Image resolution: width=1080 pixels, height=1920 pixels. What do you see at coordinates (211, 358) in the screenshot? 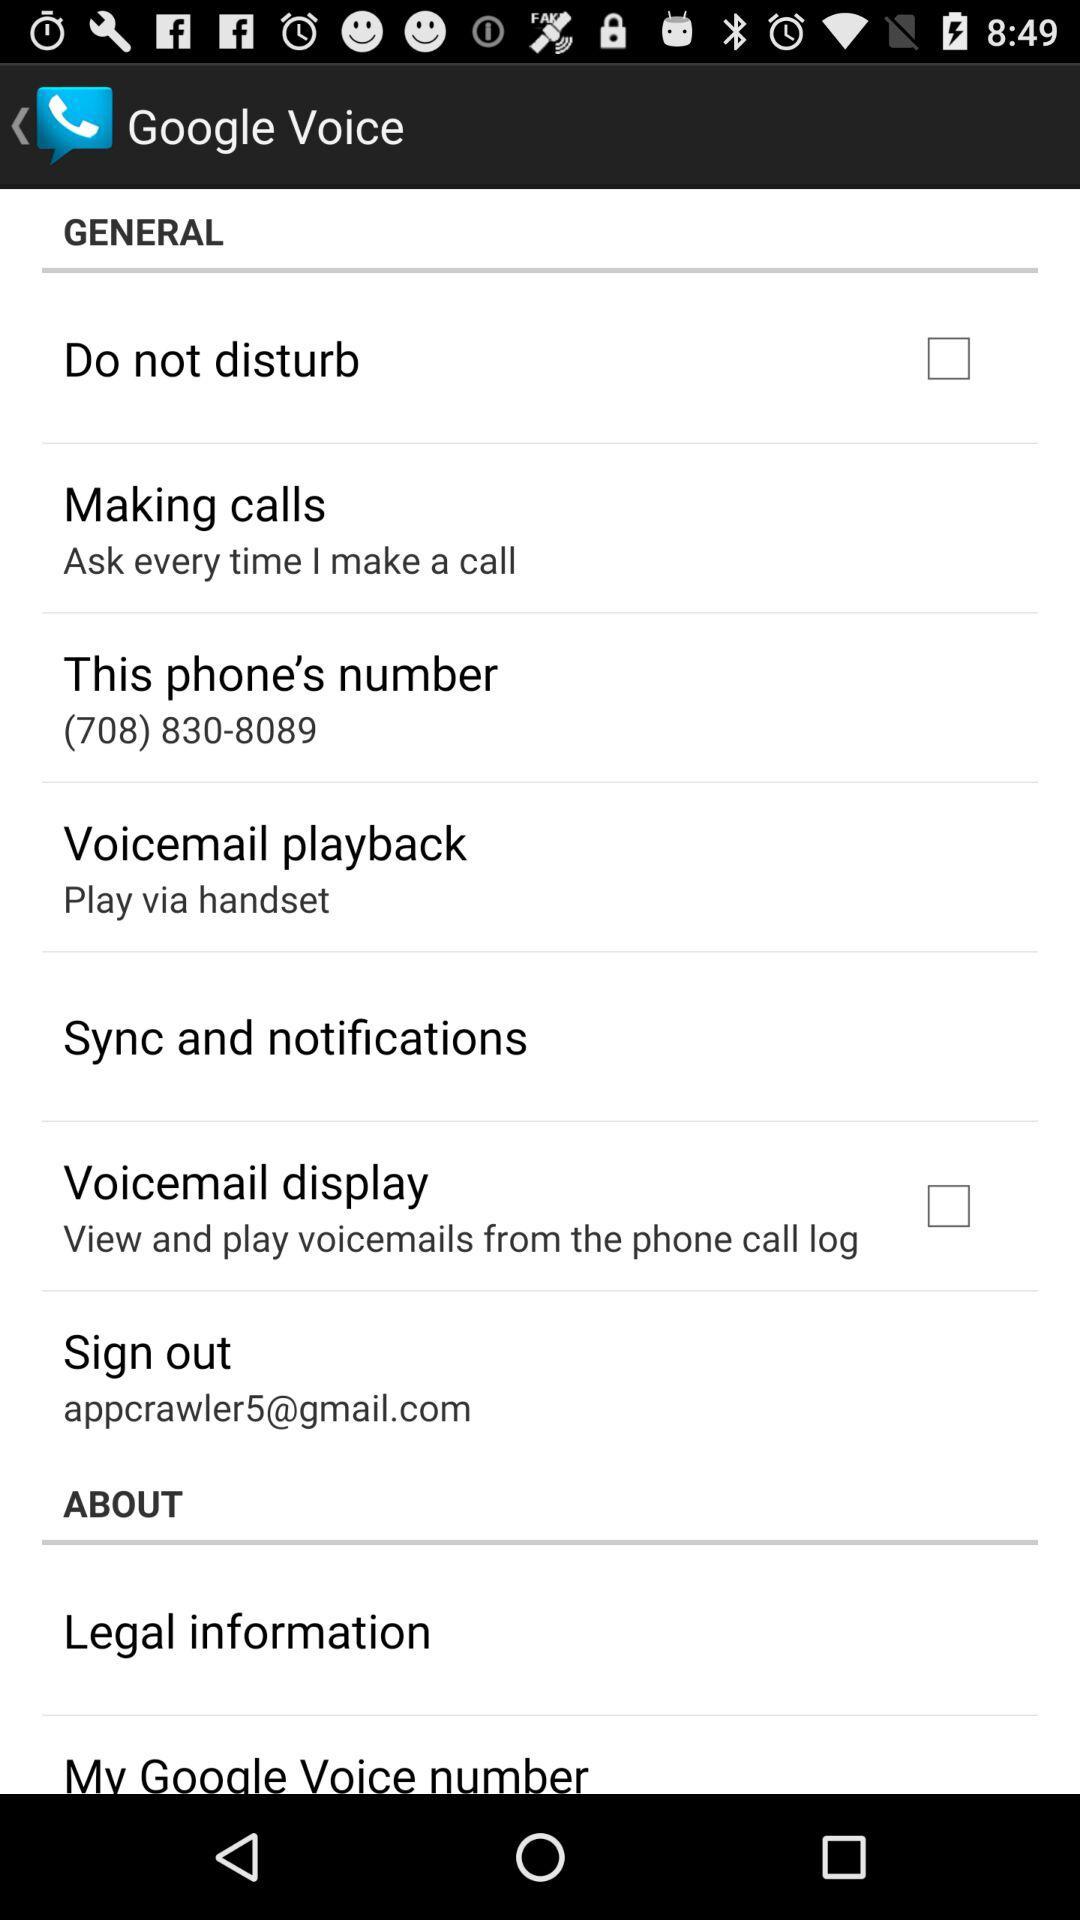
I see `the do not disturb item` at bounding box center [211, 358].